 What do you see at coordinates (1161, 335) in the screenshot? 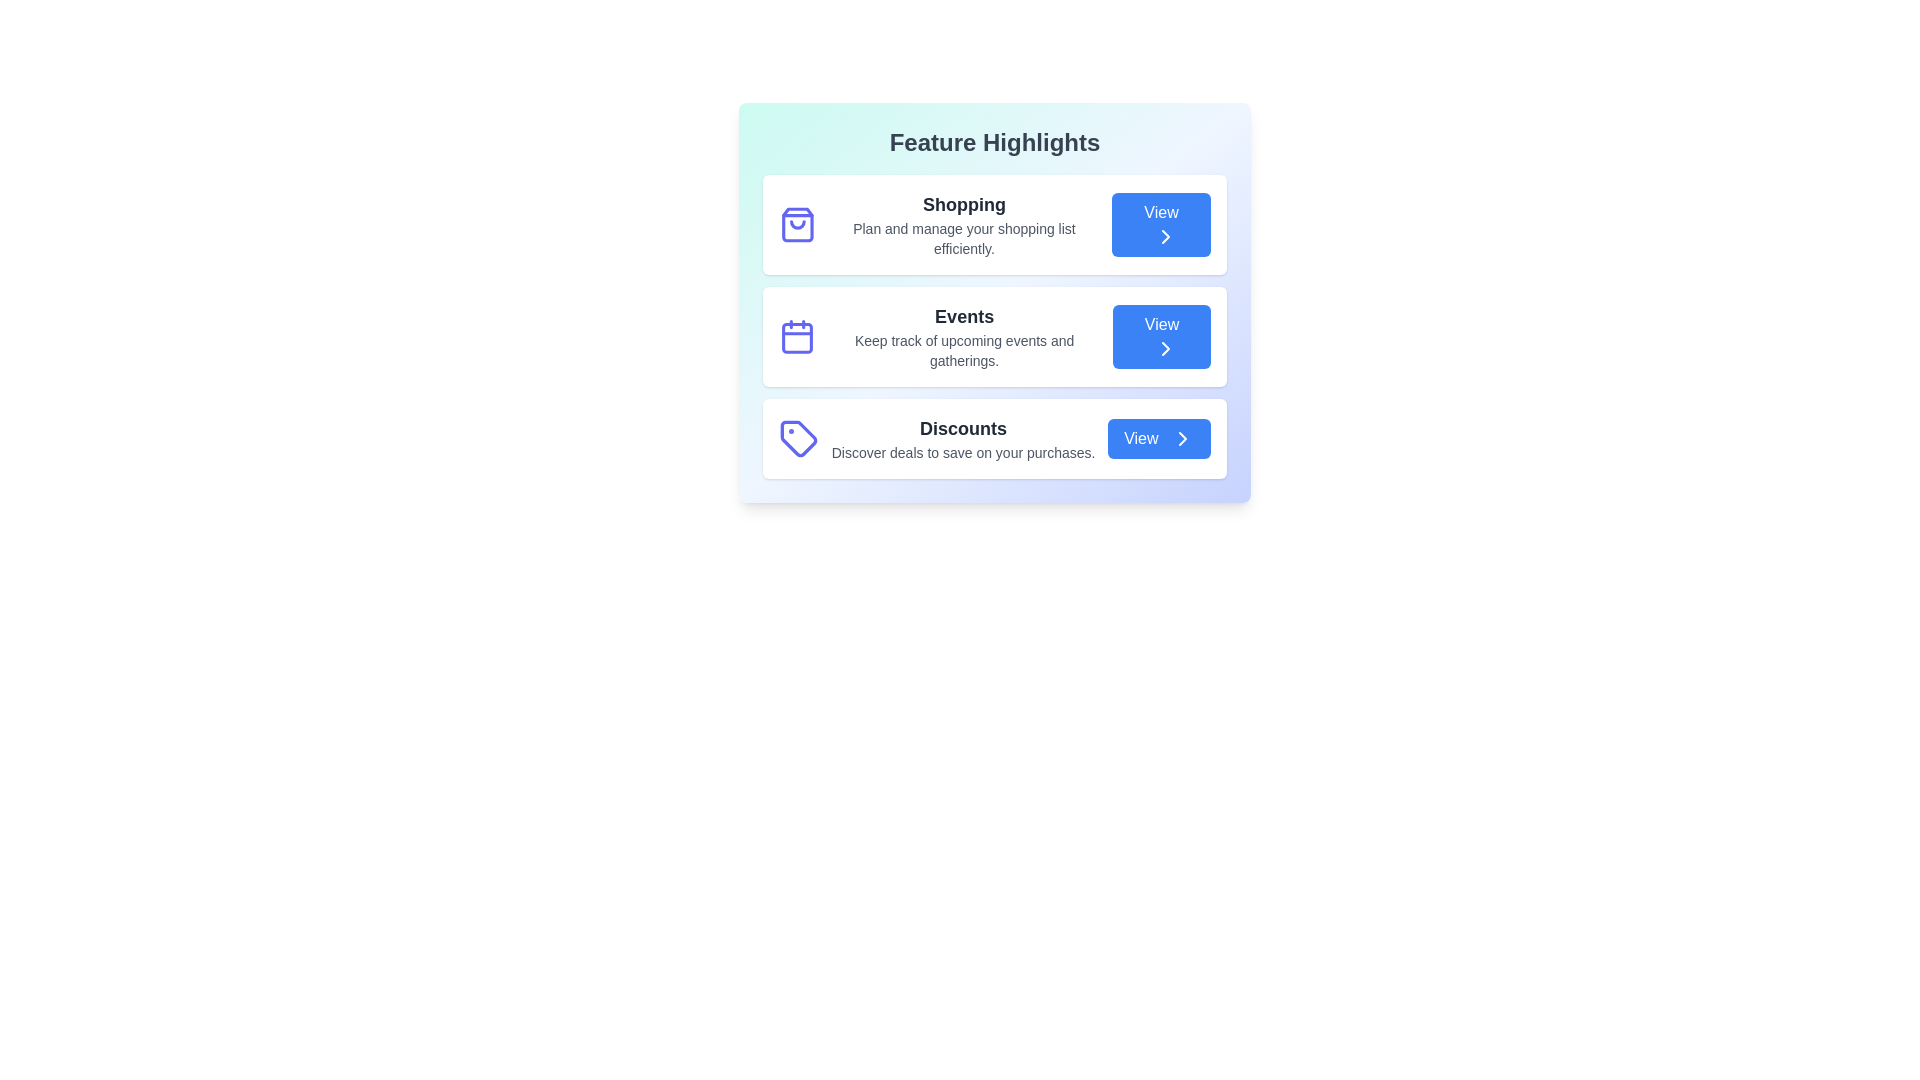
I see `the 'View' button for the feature Events` at bounding box center [1161, 335].